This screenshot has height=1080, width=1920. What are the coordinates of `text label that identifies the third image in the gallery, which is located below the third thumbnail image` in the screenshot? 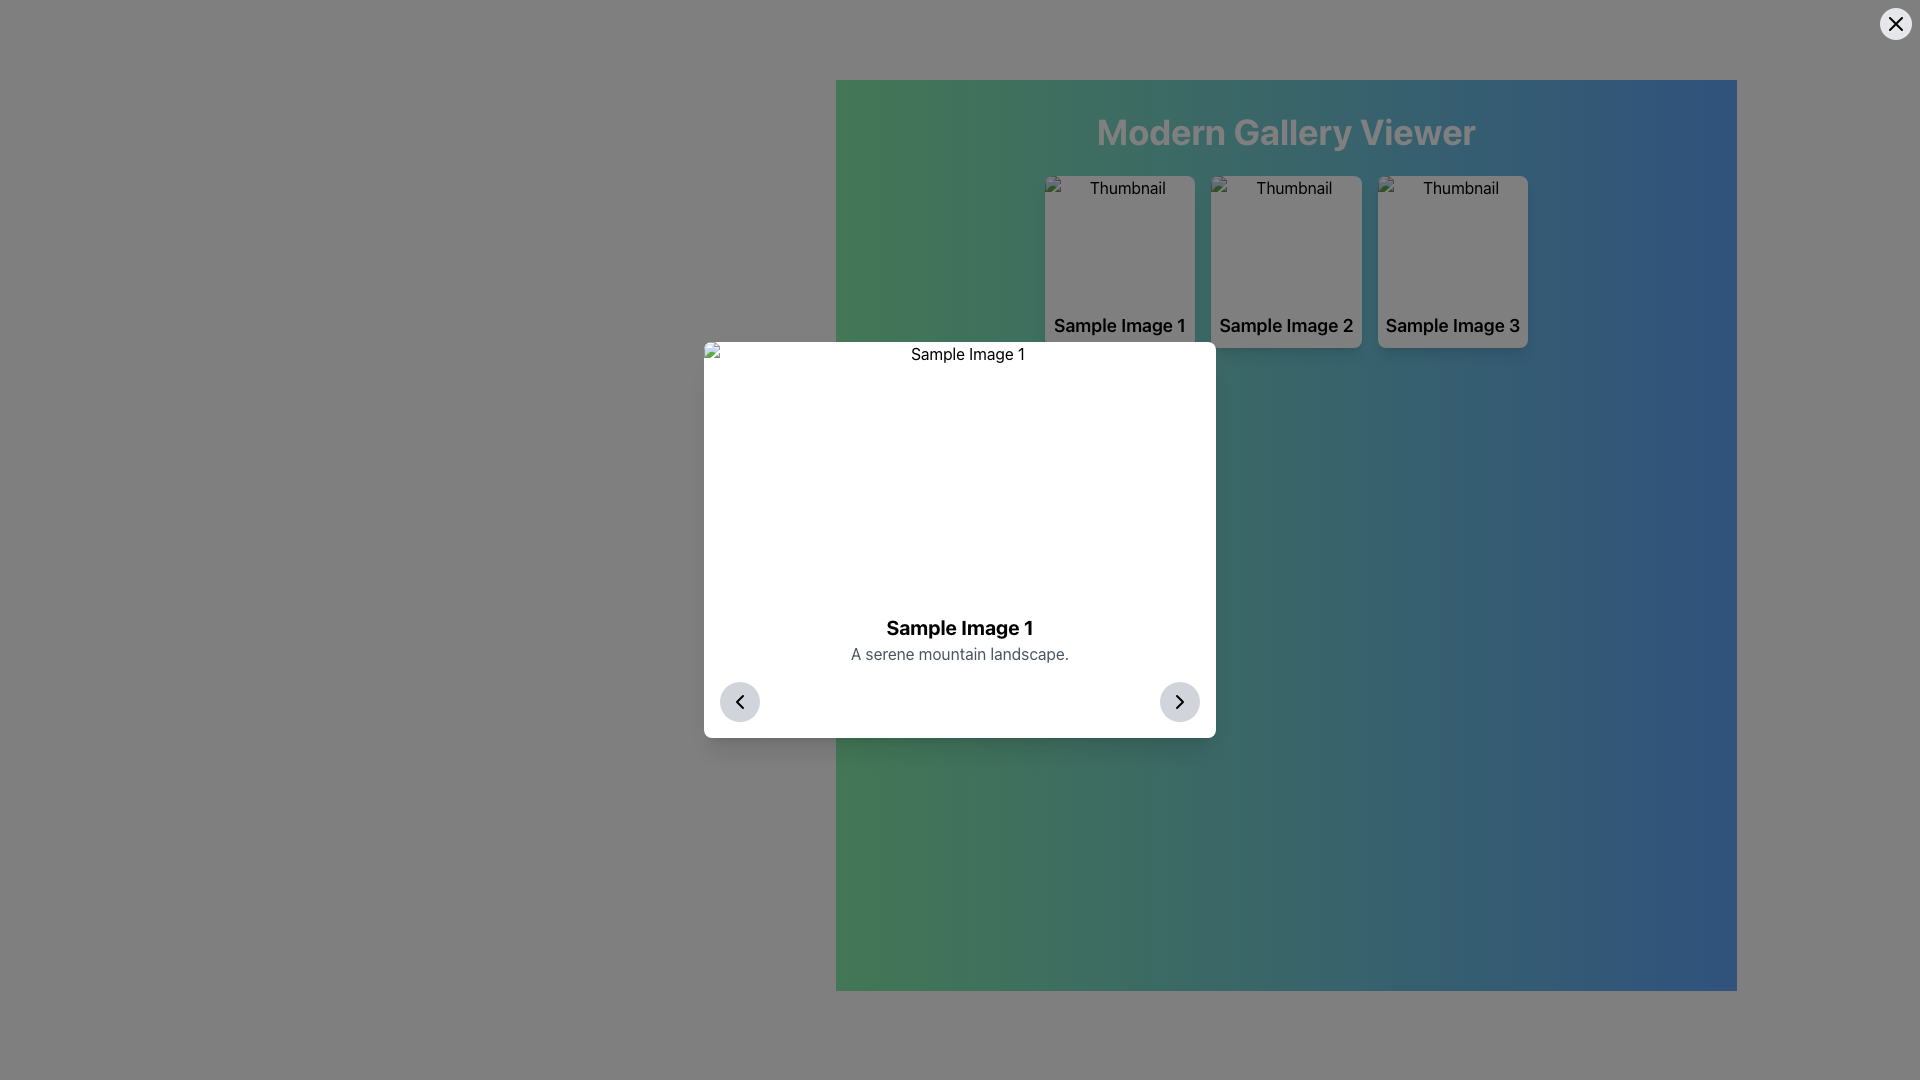 It's located at (1453, 325).